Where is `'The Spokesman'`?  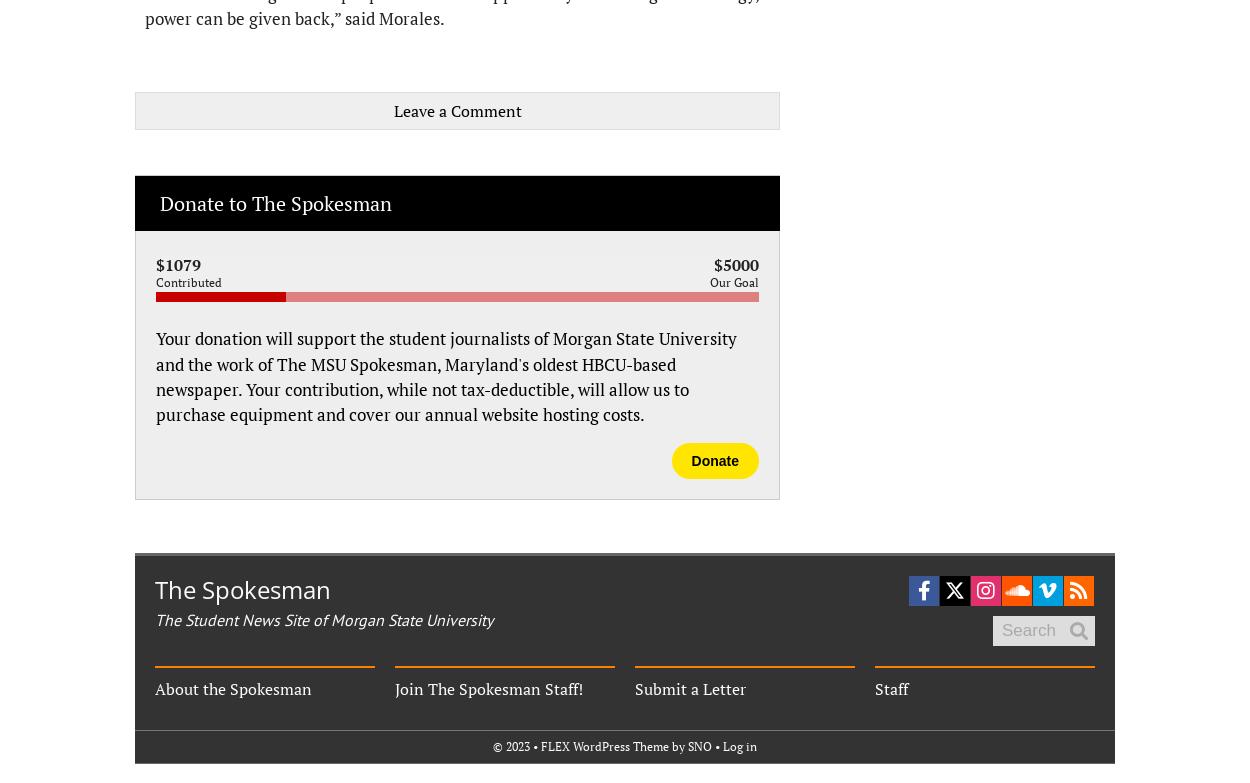 'The Spokesman' is located at coordinates (241, 588).